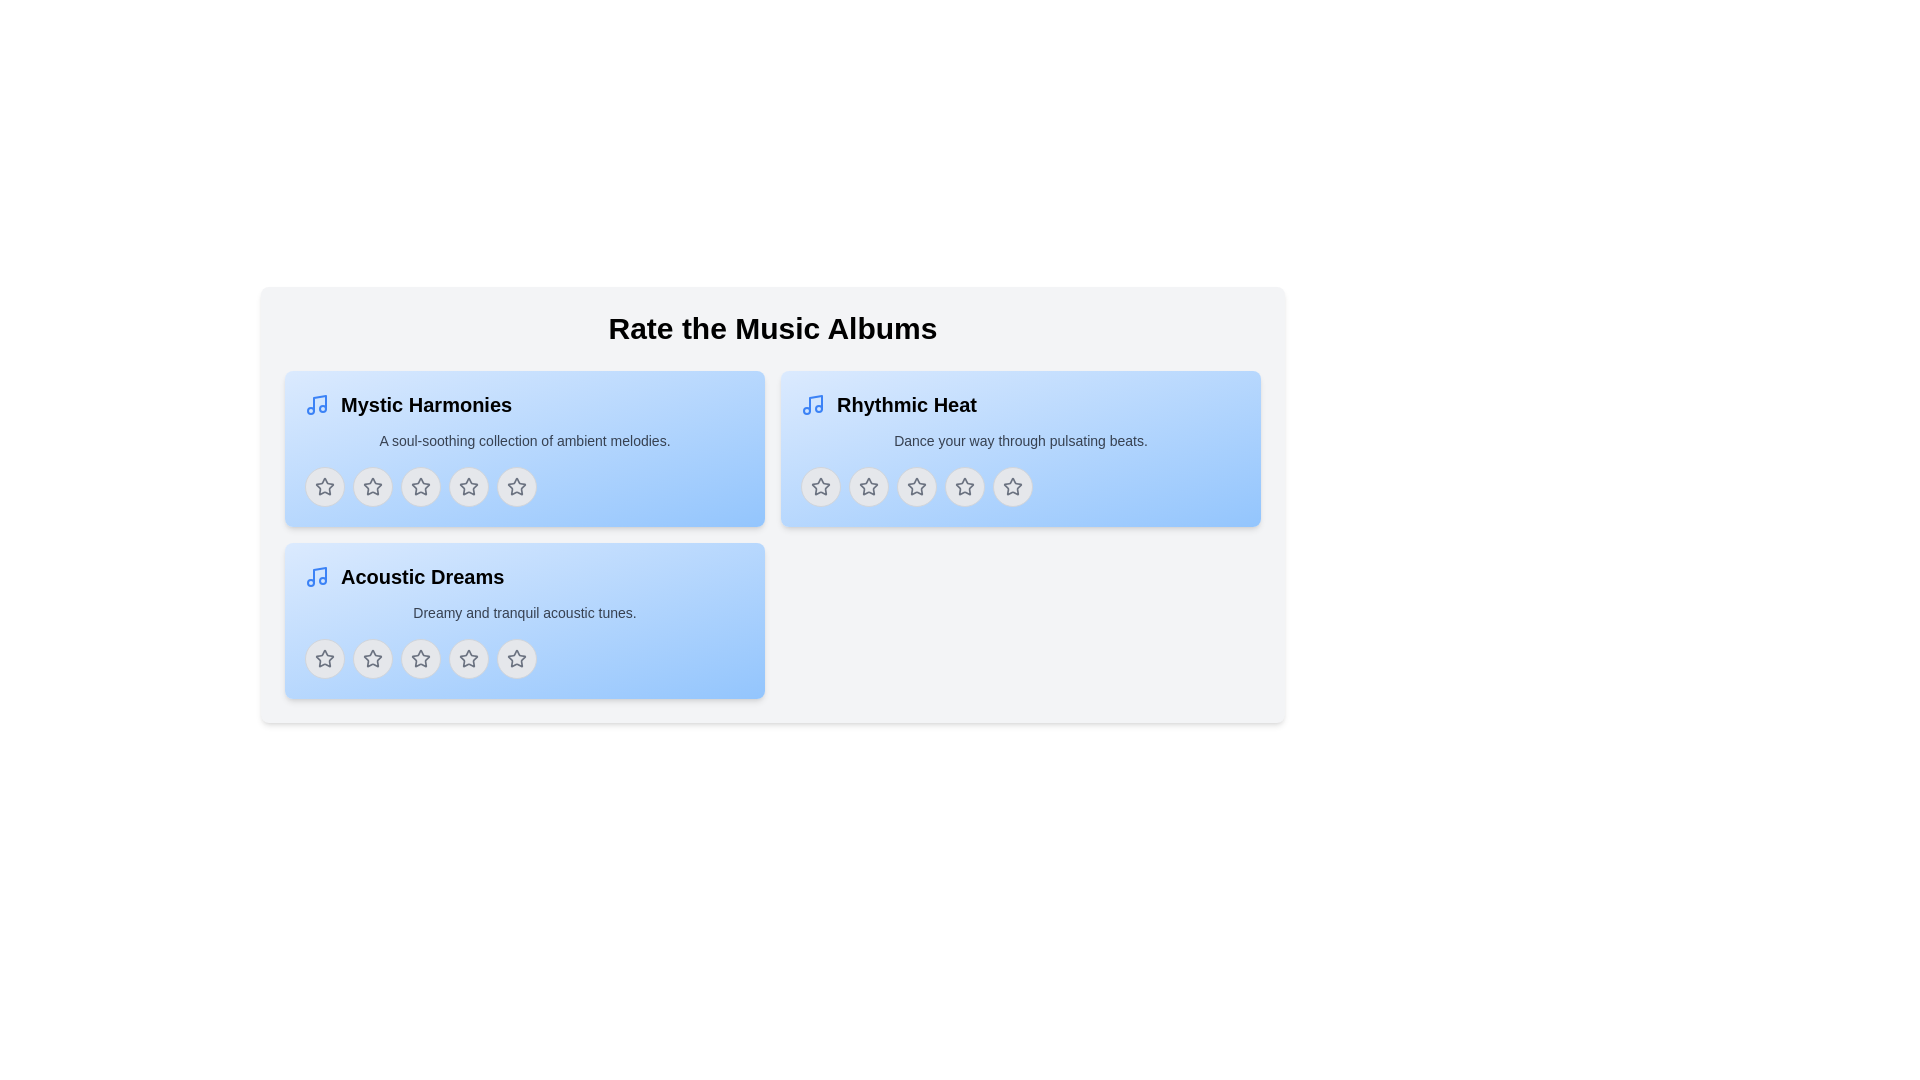 The image size is (1920, 1080). What do you see at coordinates (524, 659) in the screenshot?
I see `the fourth star in the interactive star rating component located at the bottom of the 'Acoustic Dreams' card to register a rating` at bounding box center [524, 659].